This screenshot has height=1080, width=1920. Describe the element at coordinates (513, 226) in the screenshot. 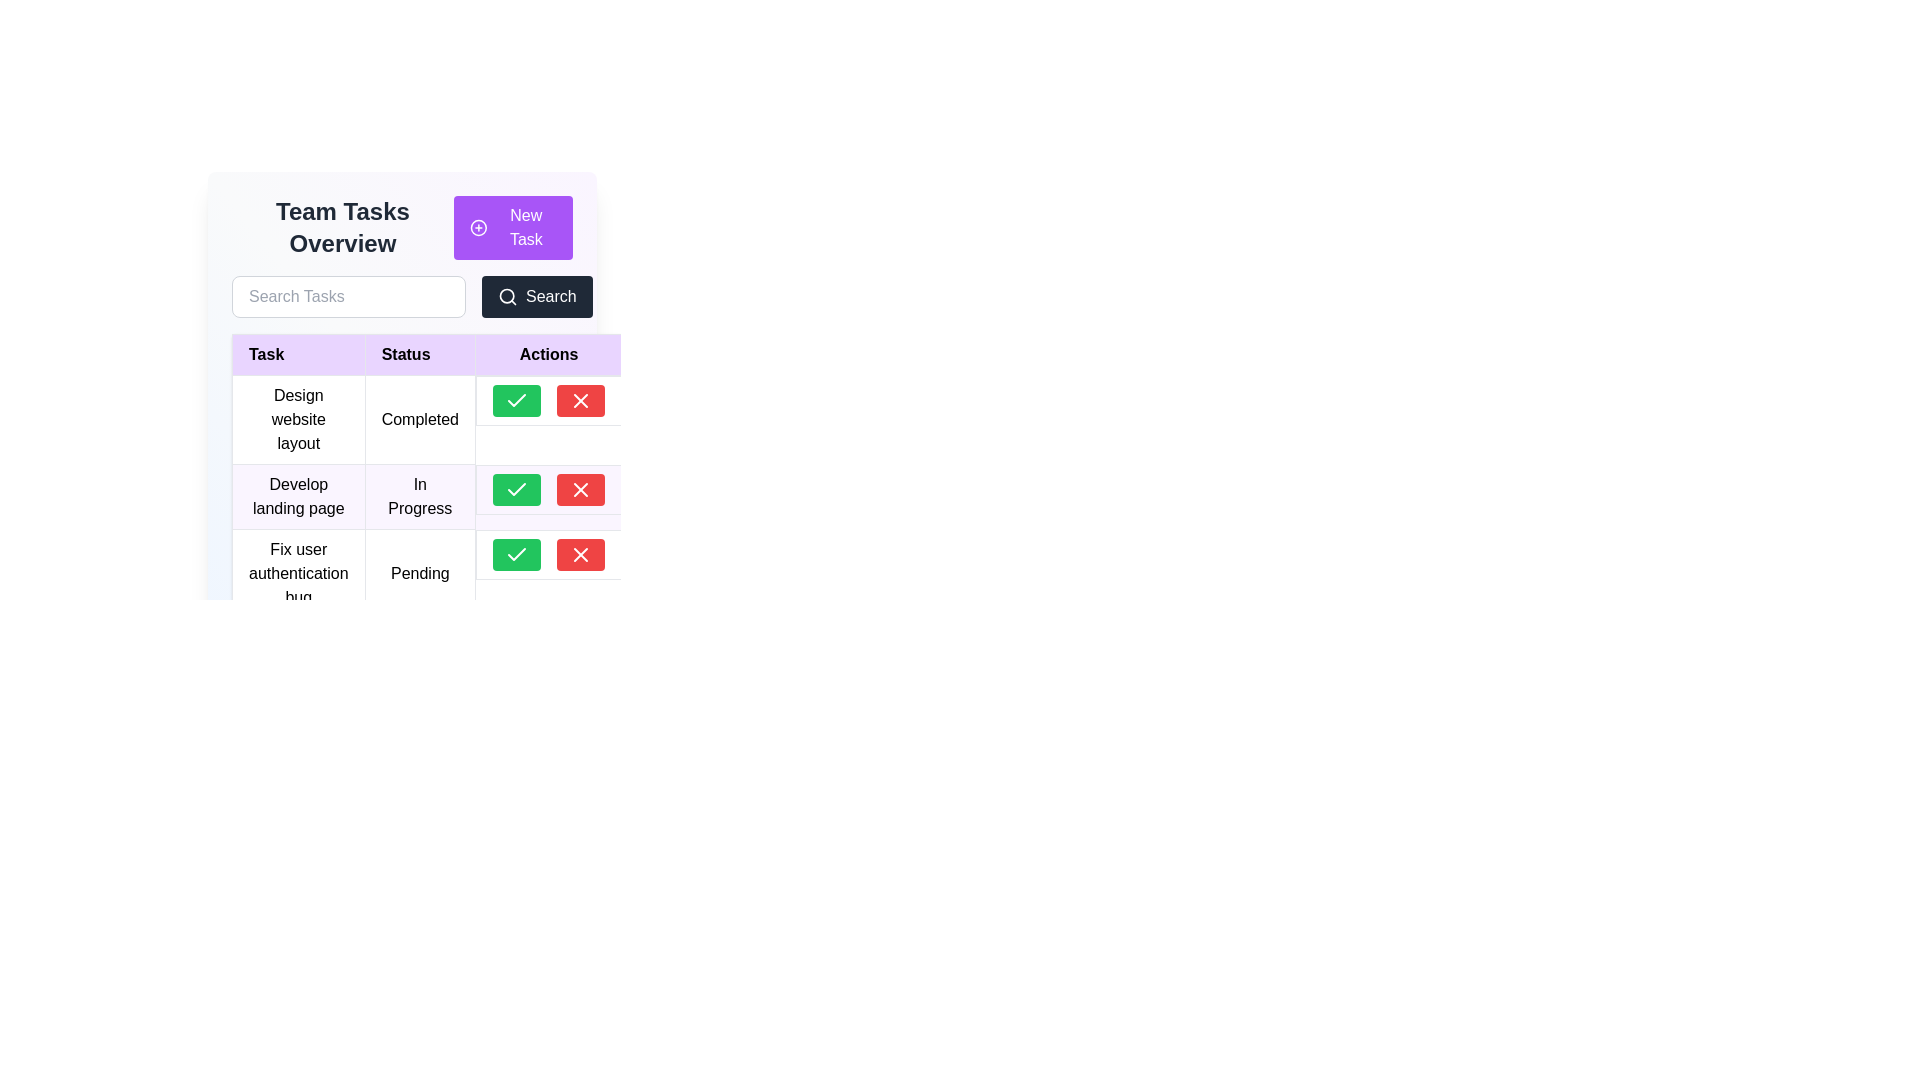

I see `the 'New Task' button located at the top-right corner of the 'Team Tasks Overview' section to visualize the hover effect` at that location.